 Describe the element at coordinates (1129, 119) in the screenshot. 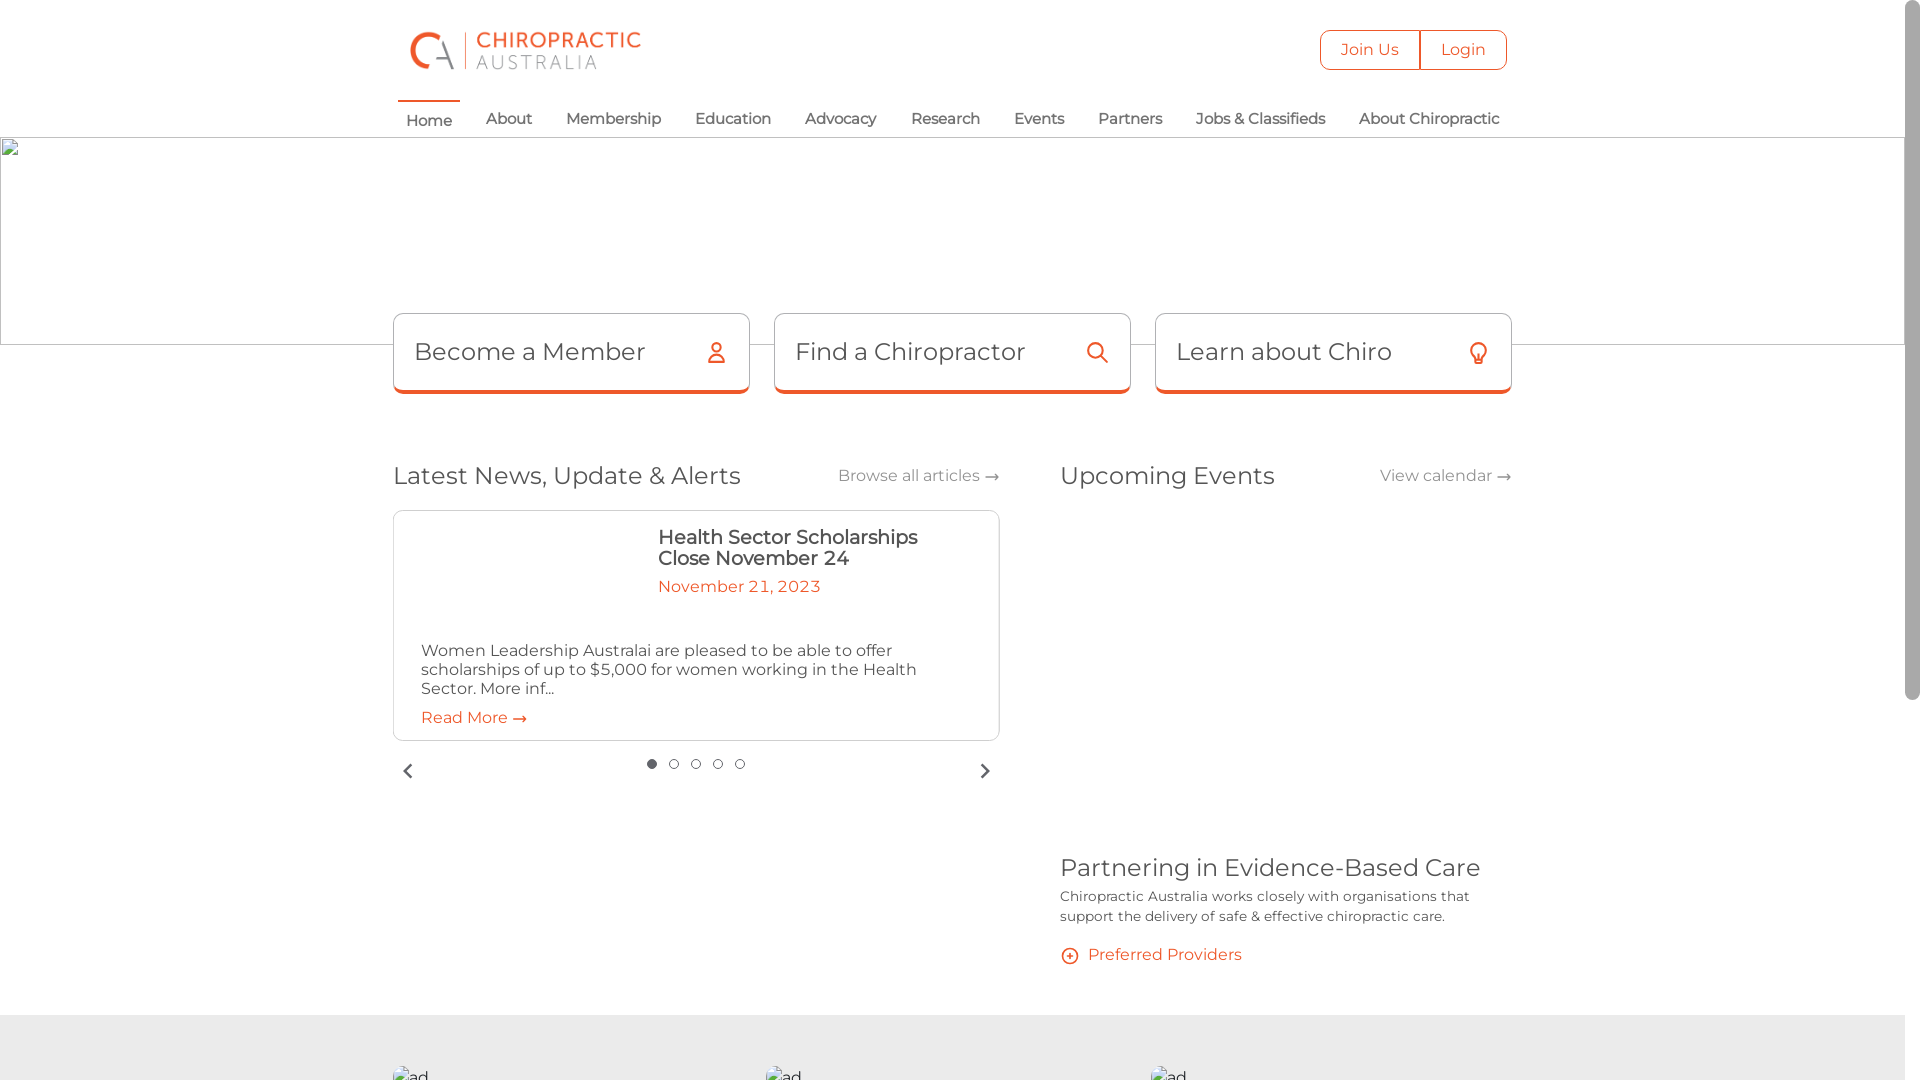

I see `'Partners'` at that location.